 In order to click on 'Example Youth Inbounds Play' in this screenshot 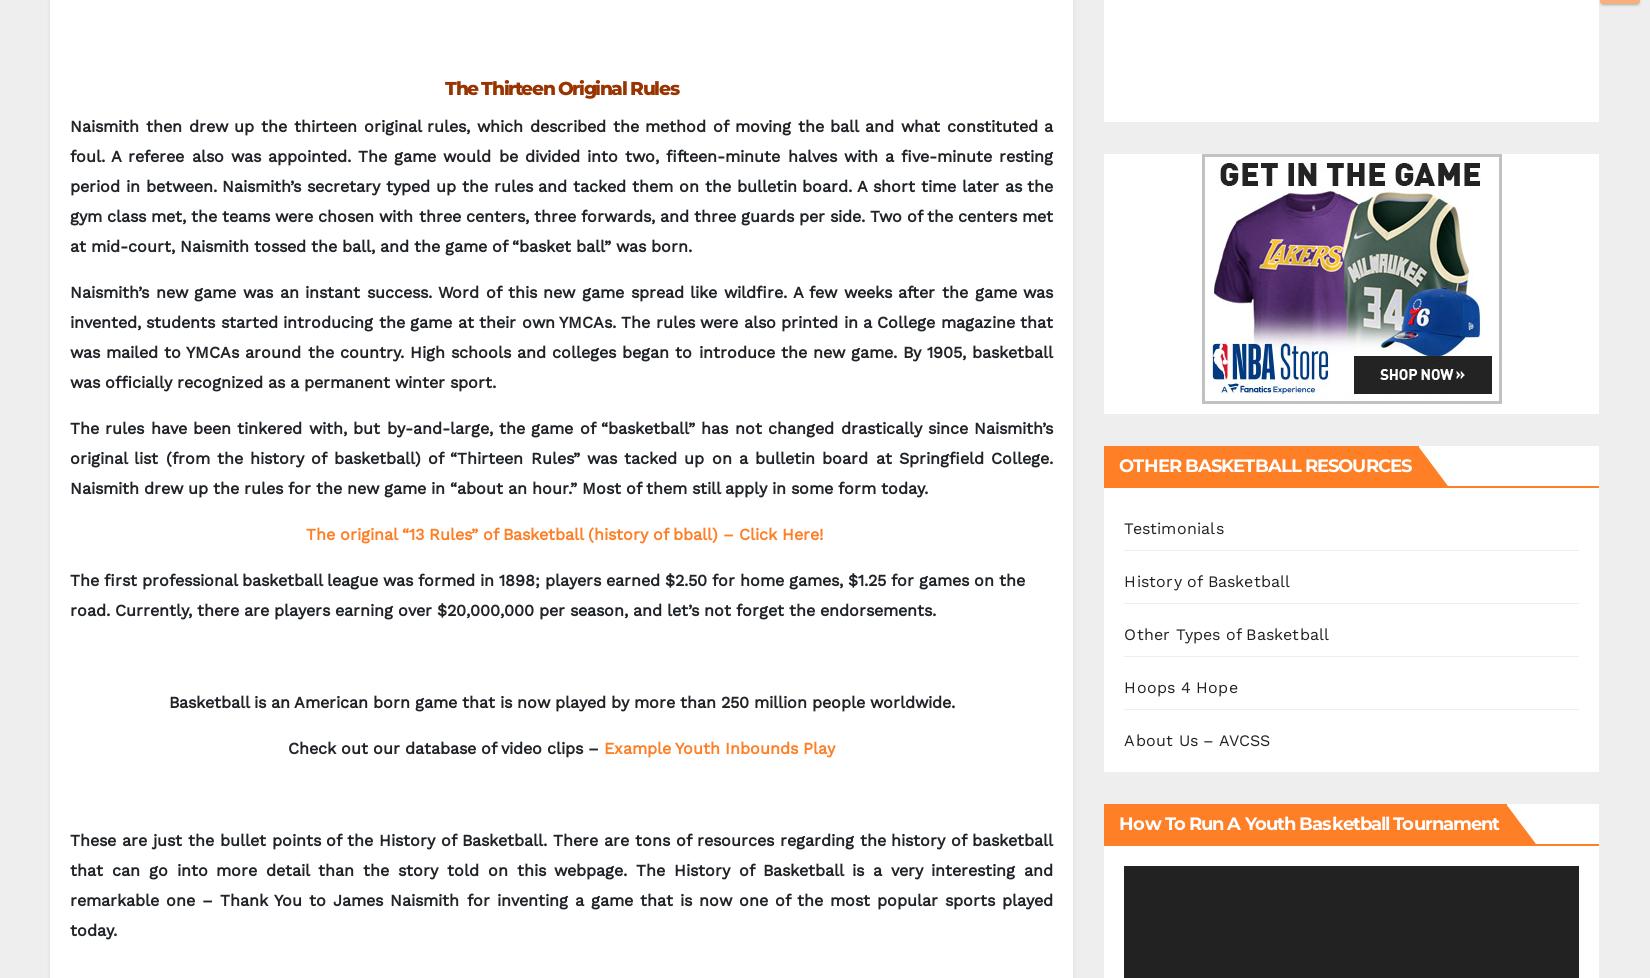, I will do `click(718, 747)`.